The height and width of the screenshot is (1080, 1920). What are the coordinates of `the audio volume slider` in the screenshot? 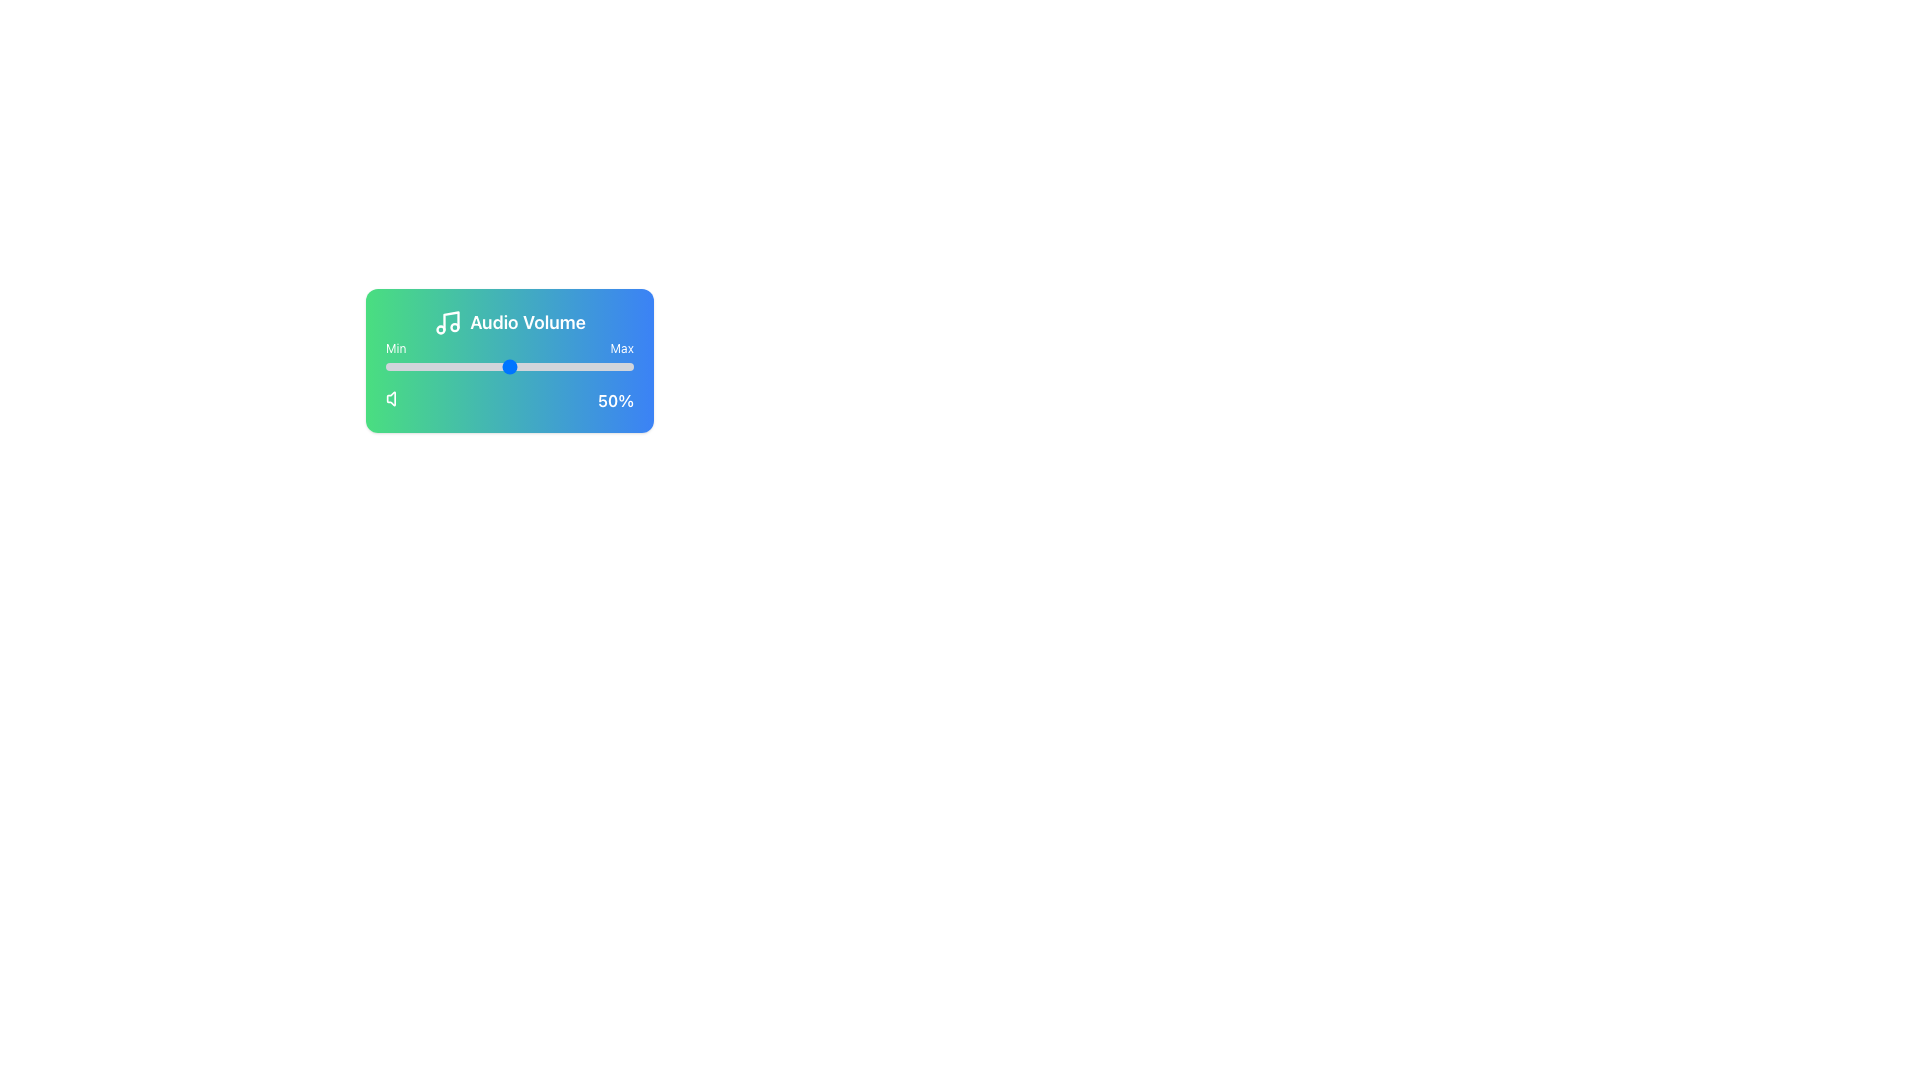 It's located at (603, 366).